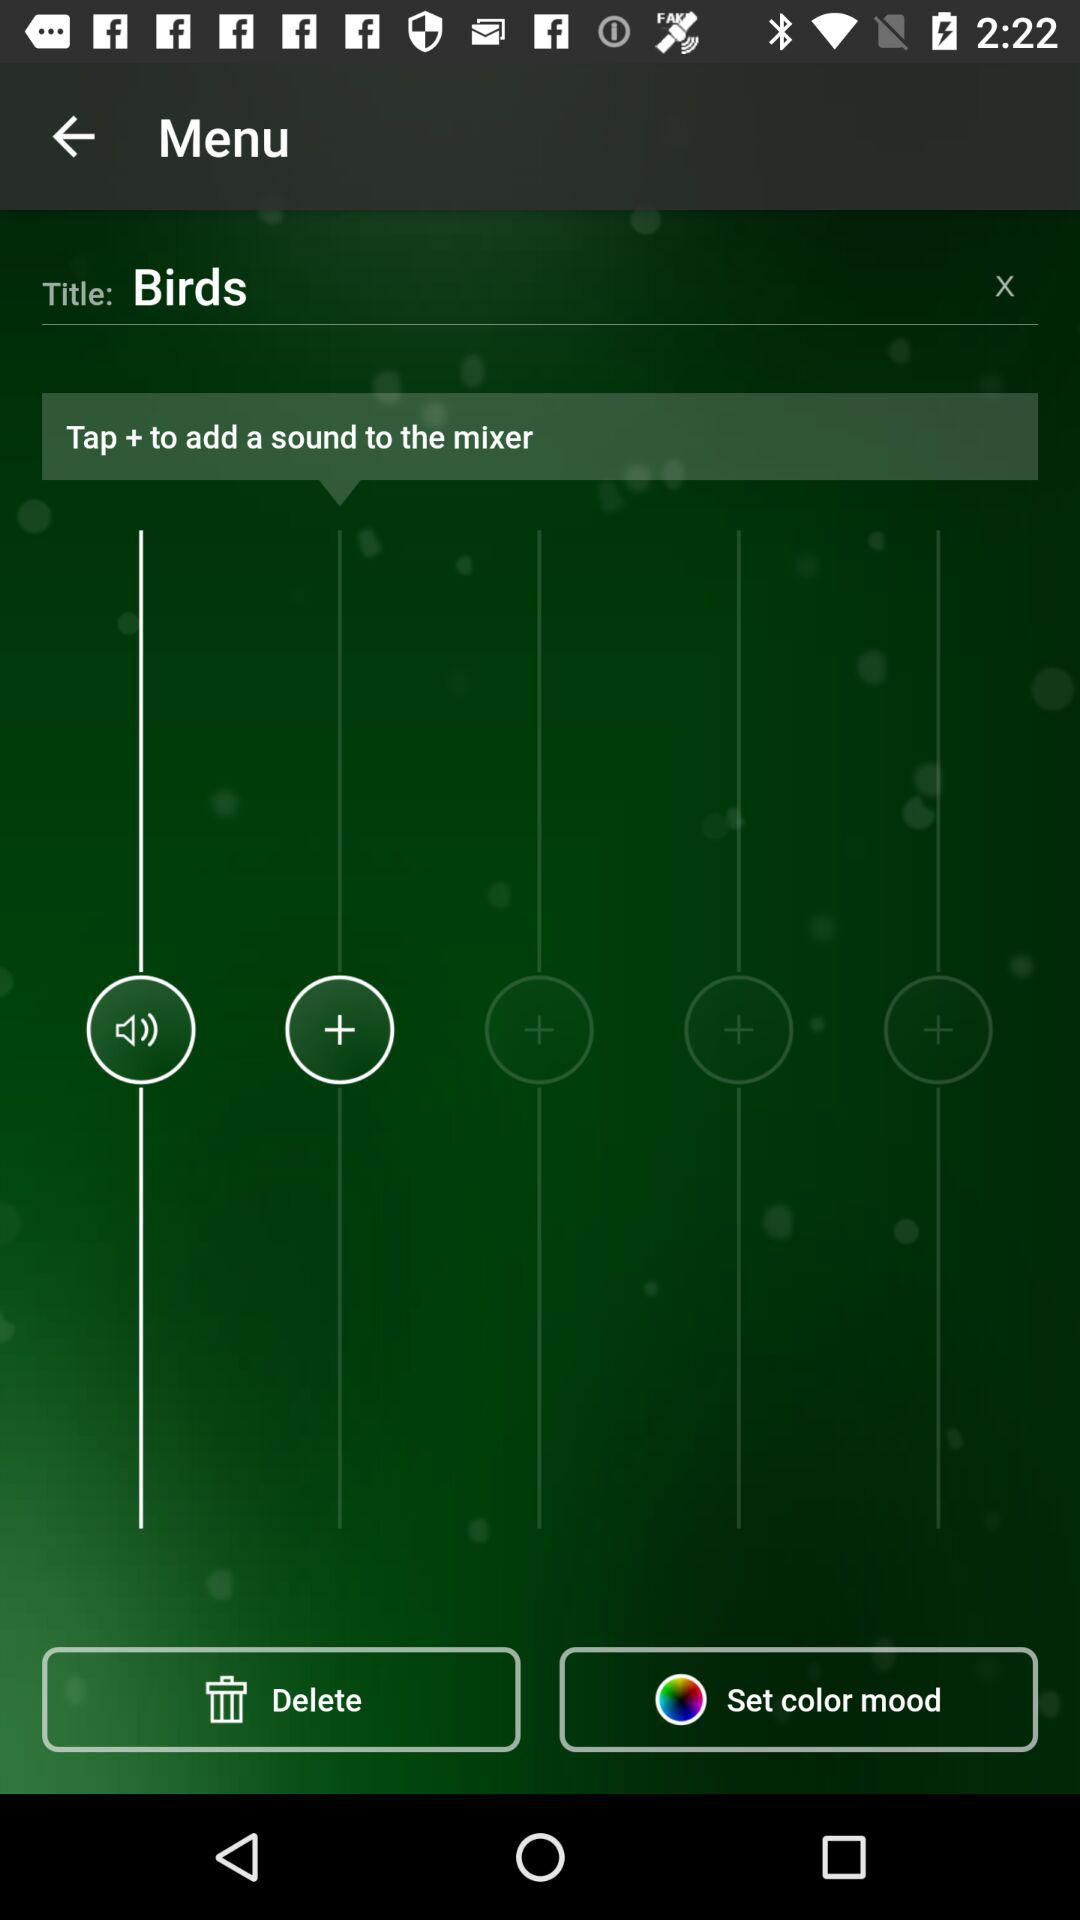 This screenshot has height=1920, width=1080. I want to click on the icon above birds, so click(72, 135).